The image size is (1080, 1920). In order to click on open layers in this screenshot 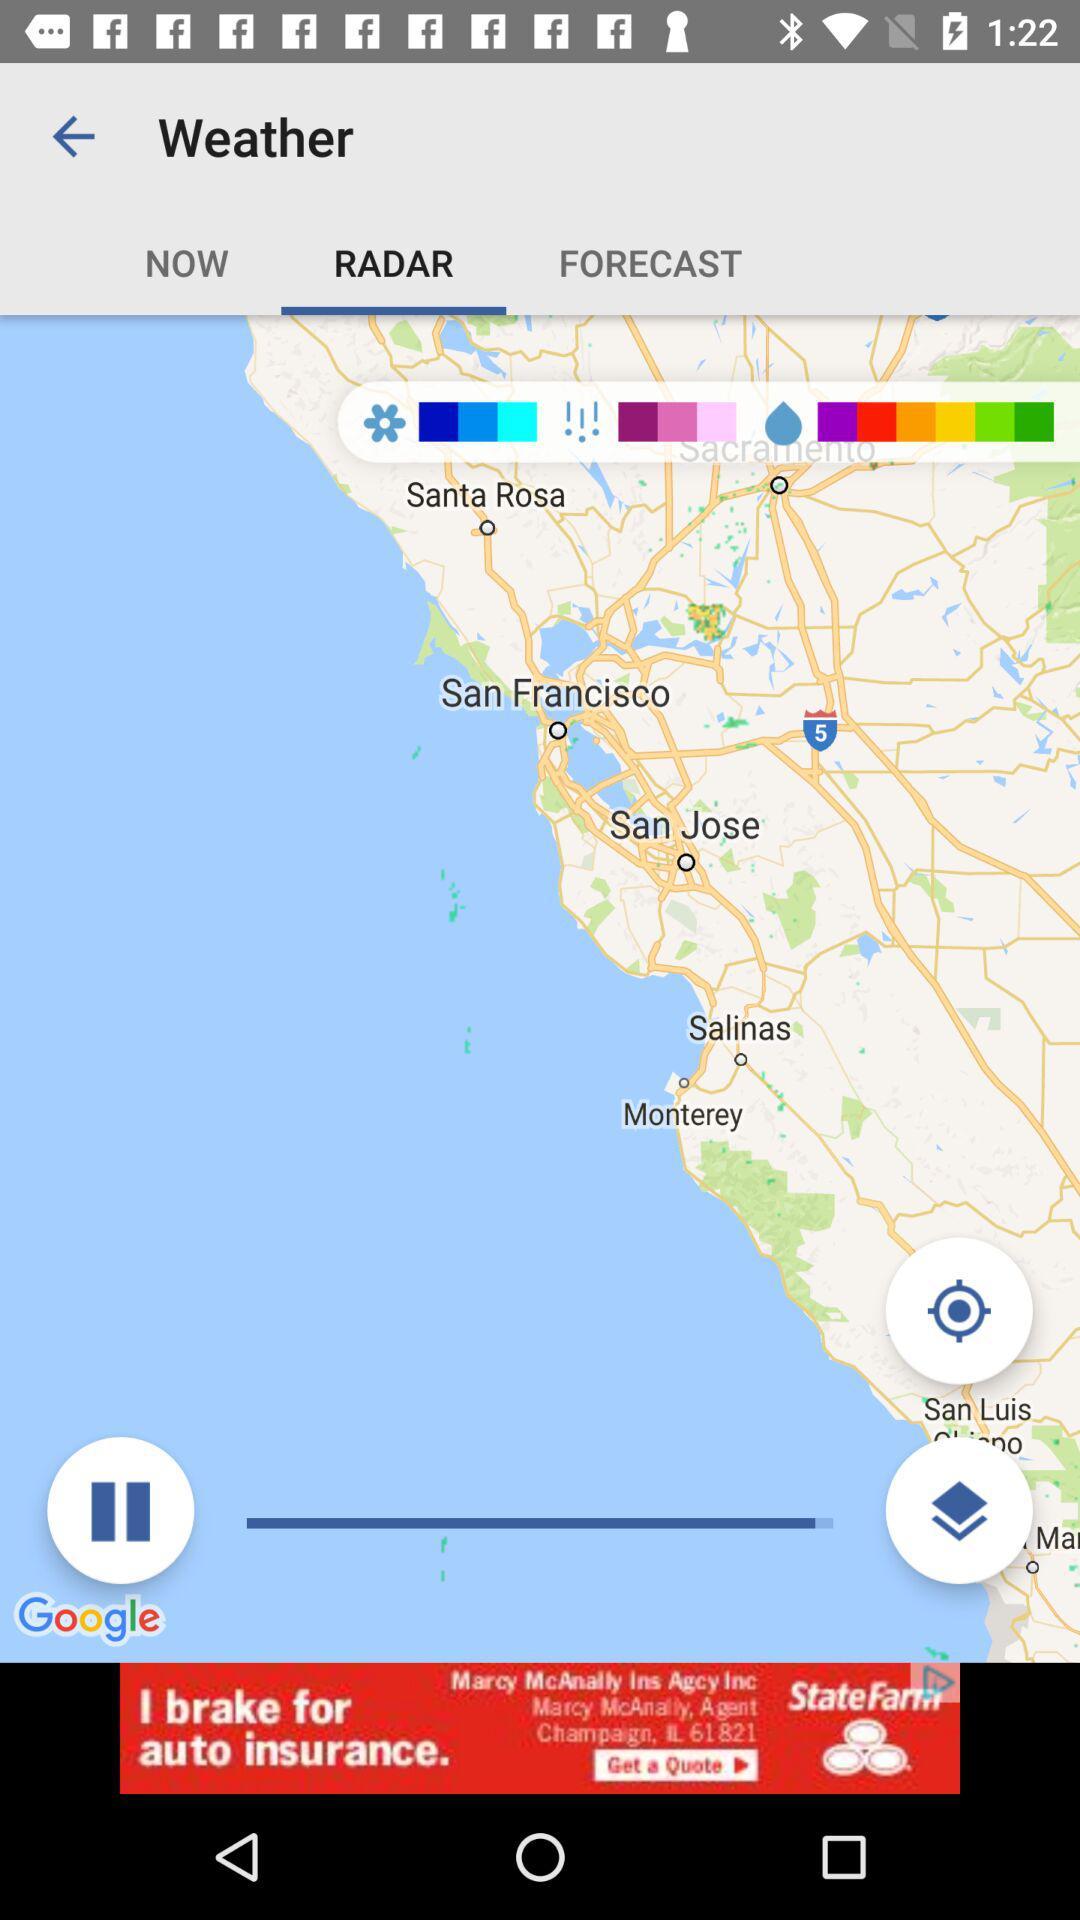, I will do `click(958, 1510)`.